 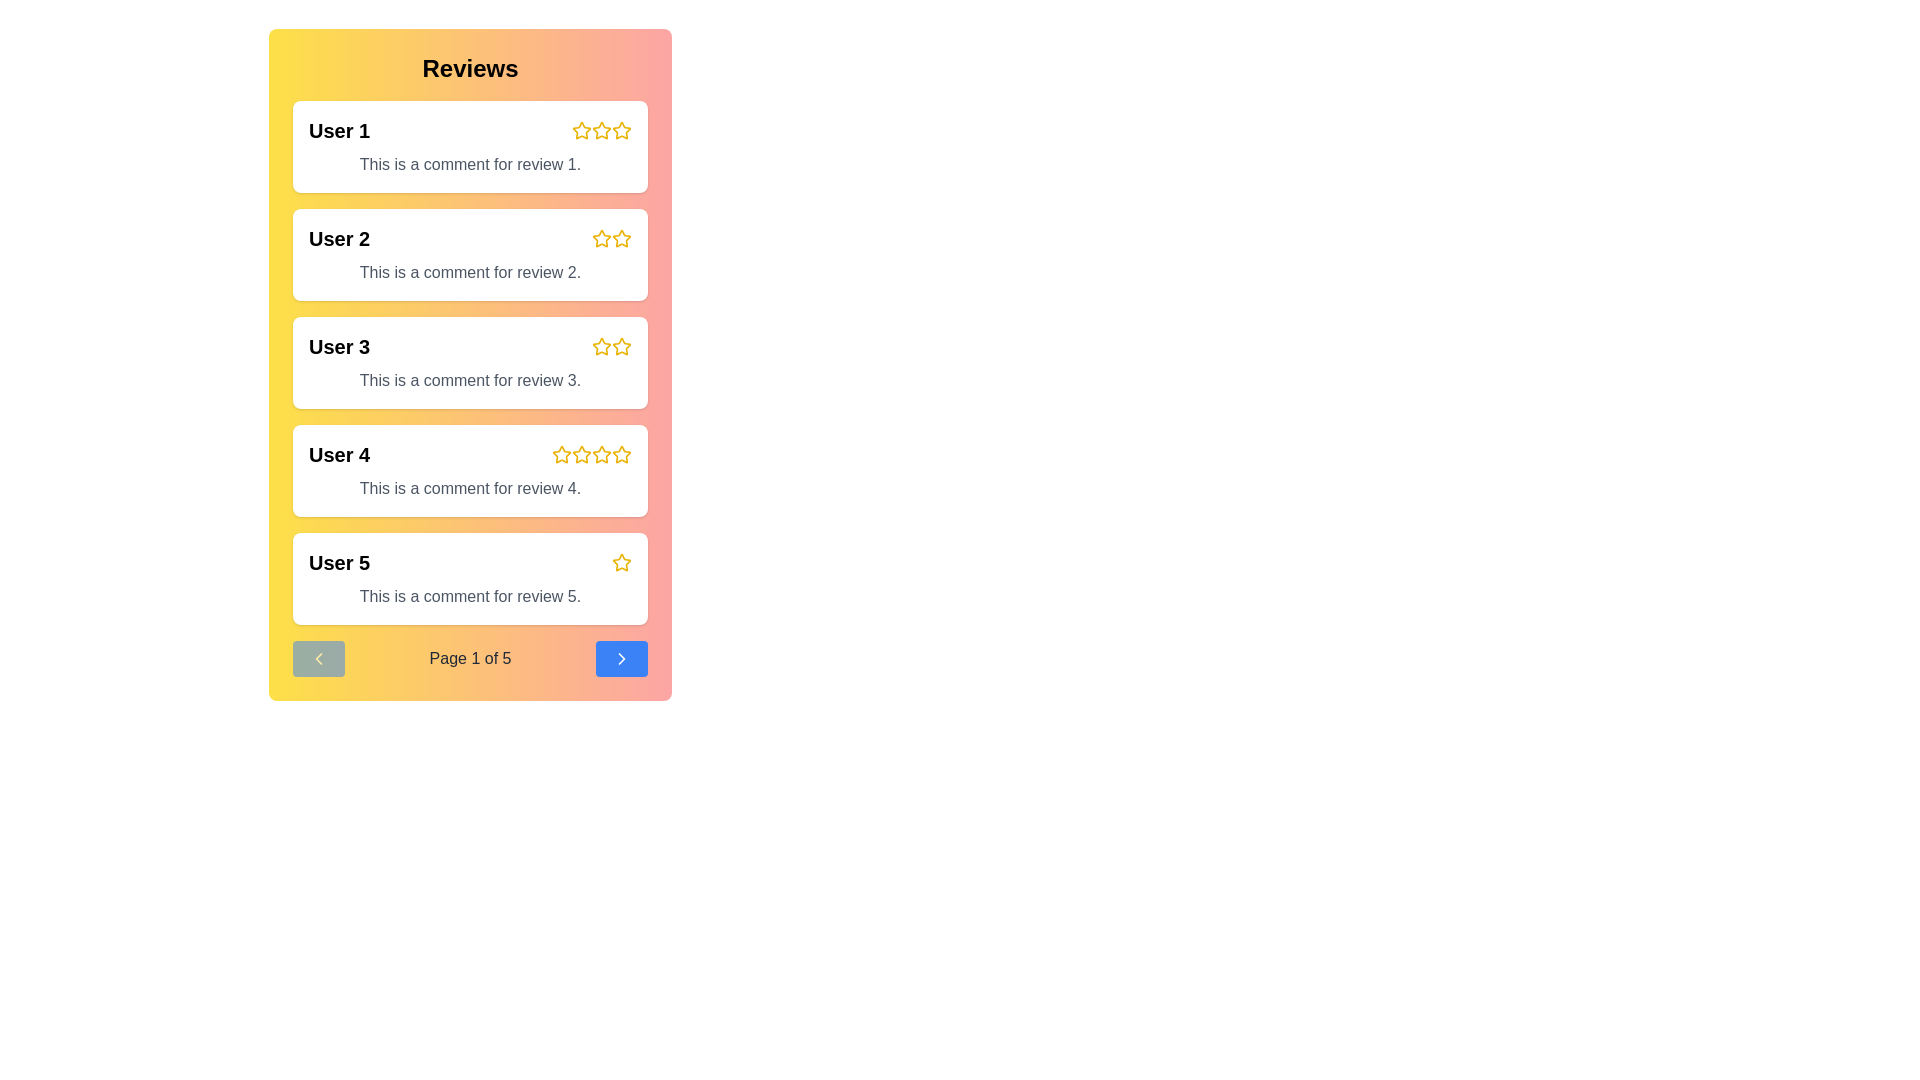 I want to click on the second star in the rating system for 'User 3' review to adjust the rating, so click(x=610, y=346).